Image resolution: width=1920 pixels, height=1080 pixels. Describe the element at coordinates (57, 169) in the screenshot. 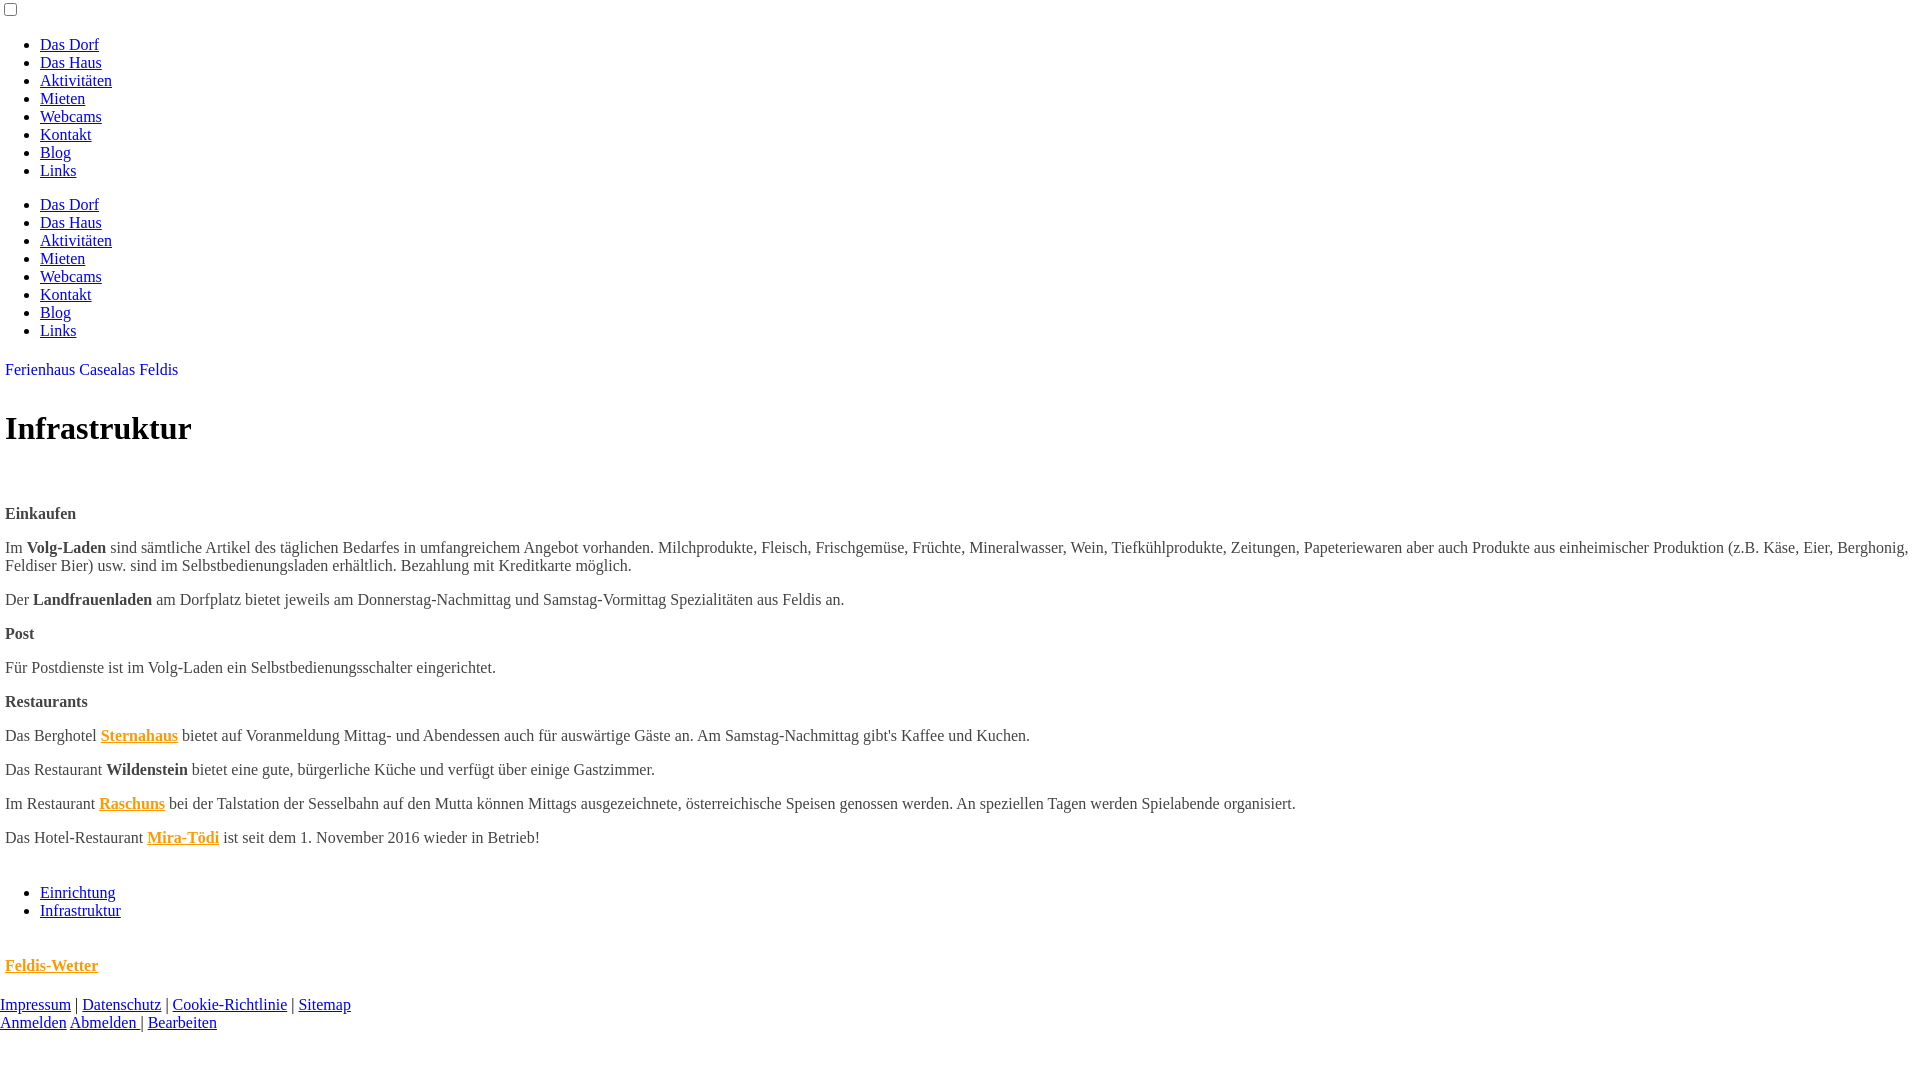

I see `'Links'` at that location.